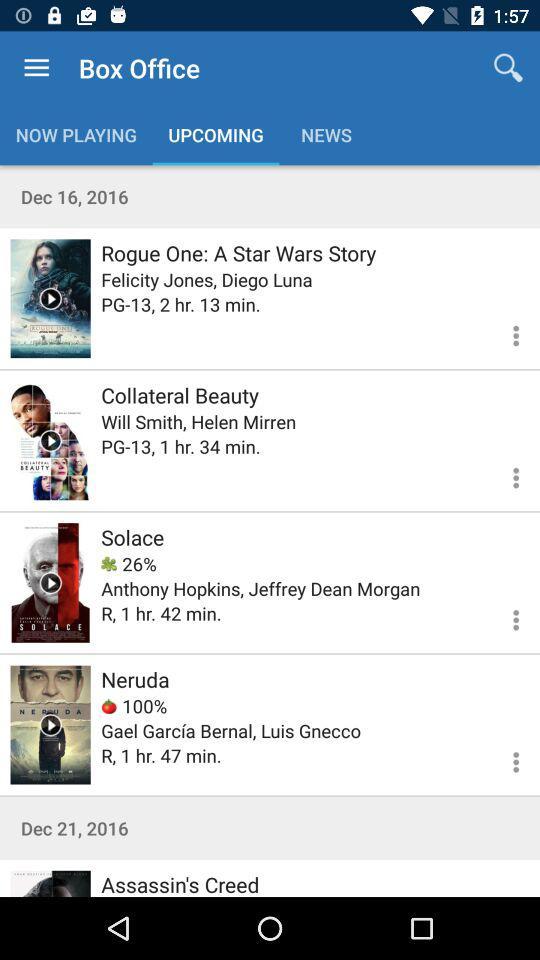  Describe the element at coordinates (503, 758) in the screenshot. I see `details` at that location.